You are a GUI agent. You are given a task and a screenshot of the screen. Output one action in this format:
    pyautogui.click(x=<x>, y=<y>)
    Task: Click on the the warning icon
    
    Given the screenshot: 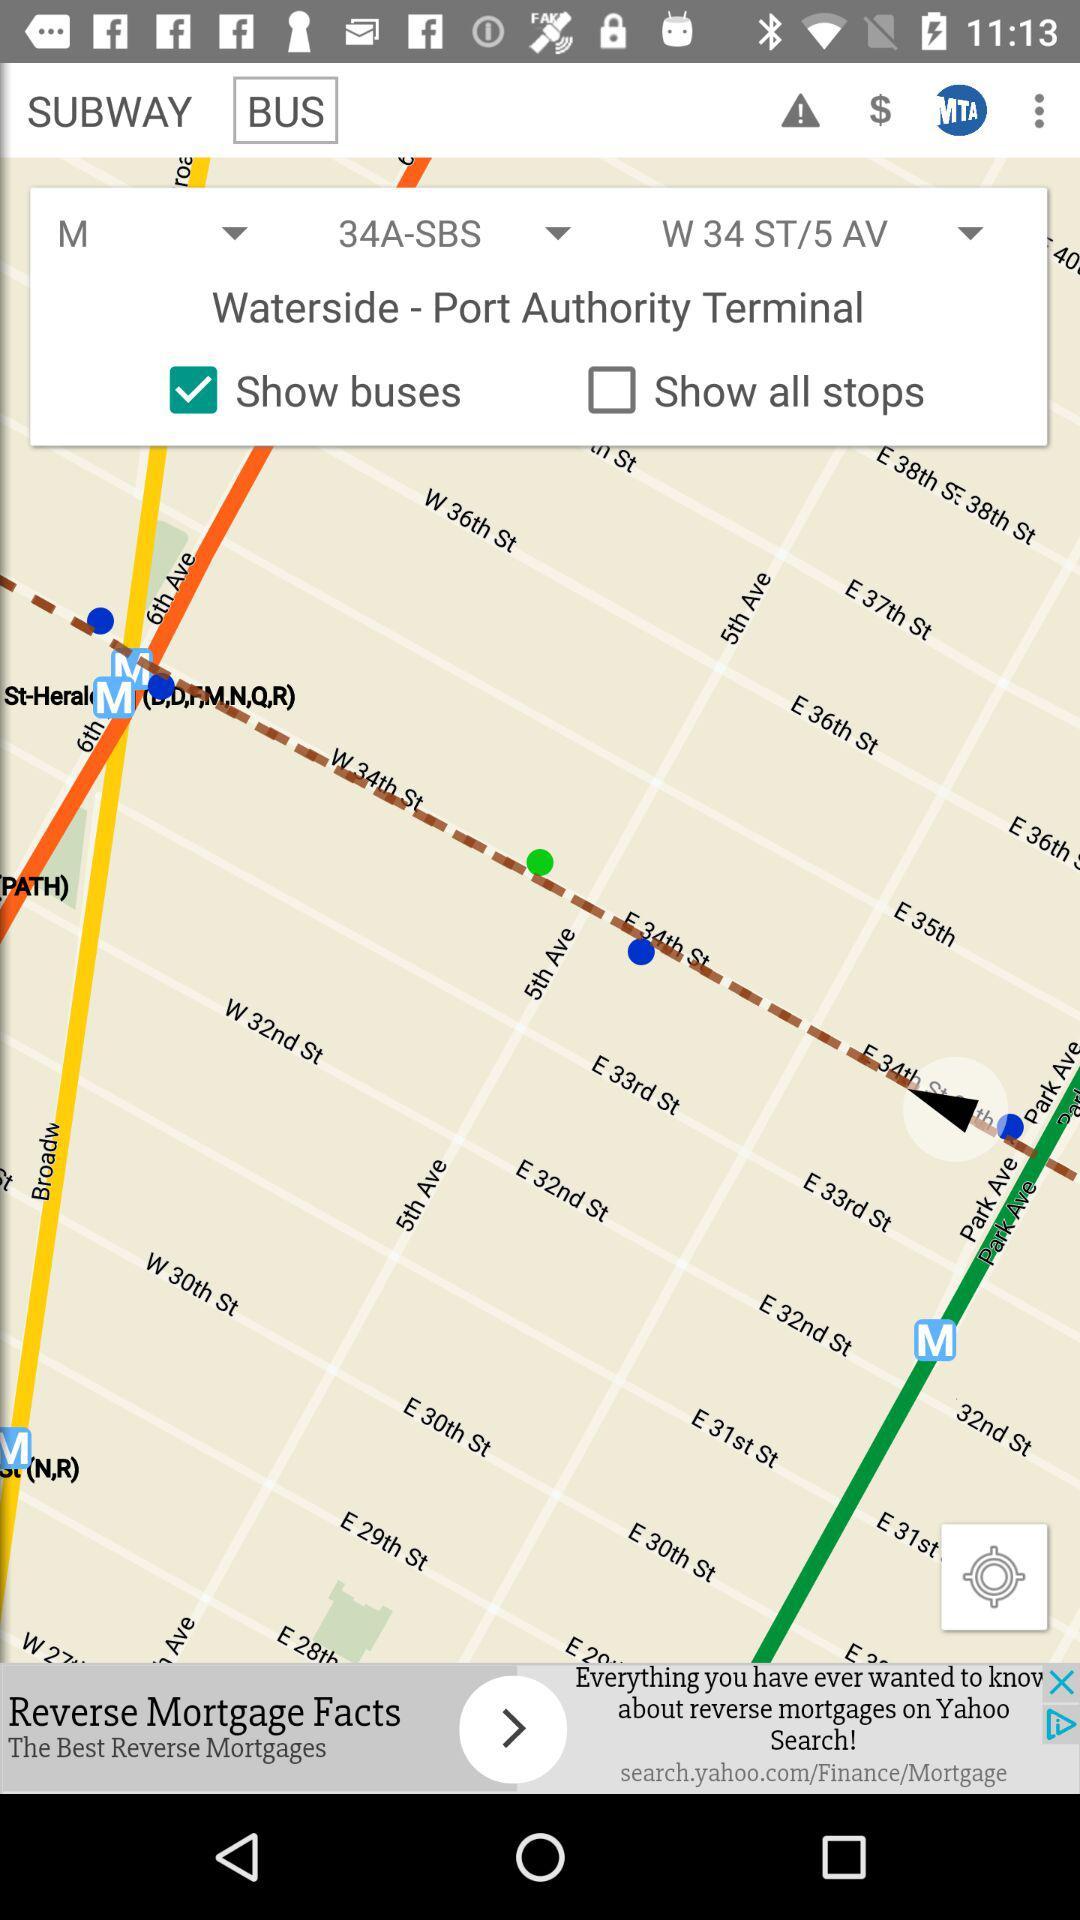 What is the action you would take?
    pyautogui.click(x=800, y=109)
    